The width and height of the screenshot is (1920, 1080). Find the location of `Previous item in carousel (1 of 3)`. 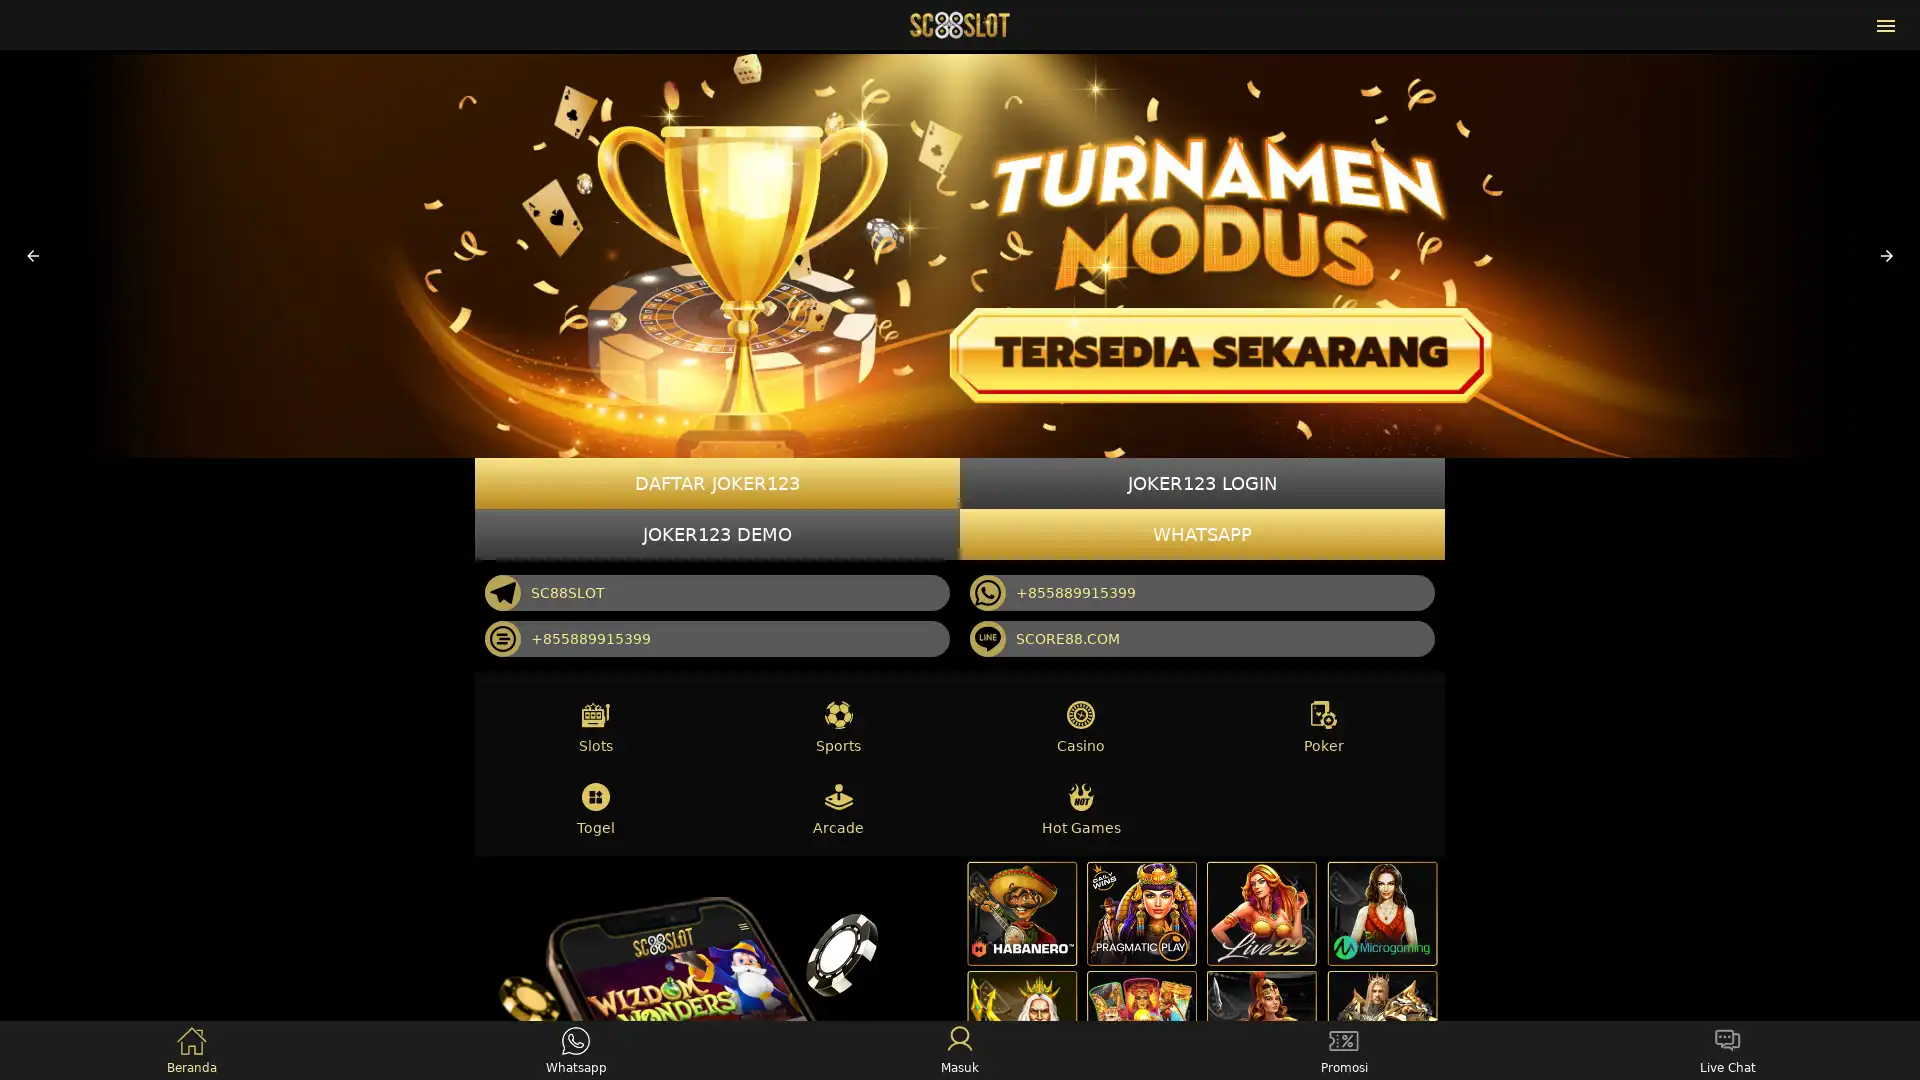

Previous item in carousel (1 of 3) is located at coordinates (33, 254).